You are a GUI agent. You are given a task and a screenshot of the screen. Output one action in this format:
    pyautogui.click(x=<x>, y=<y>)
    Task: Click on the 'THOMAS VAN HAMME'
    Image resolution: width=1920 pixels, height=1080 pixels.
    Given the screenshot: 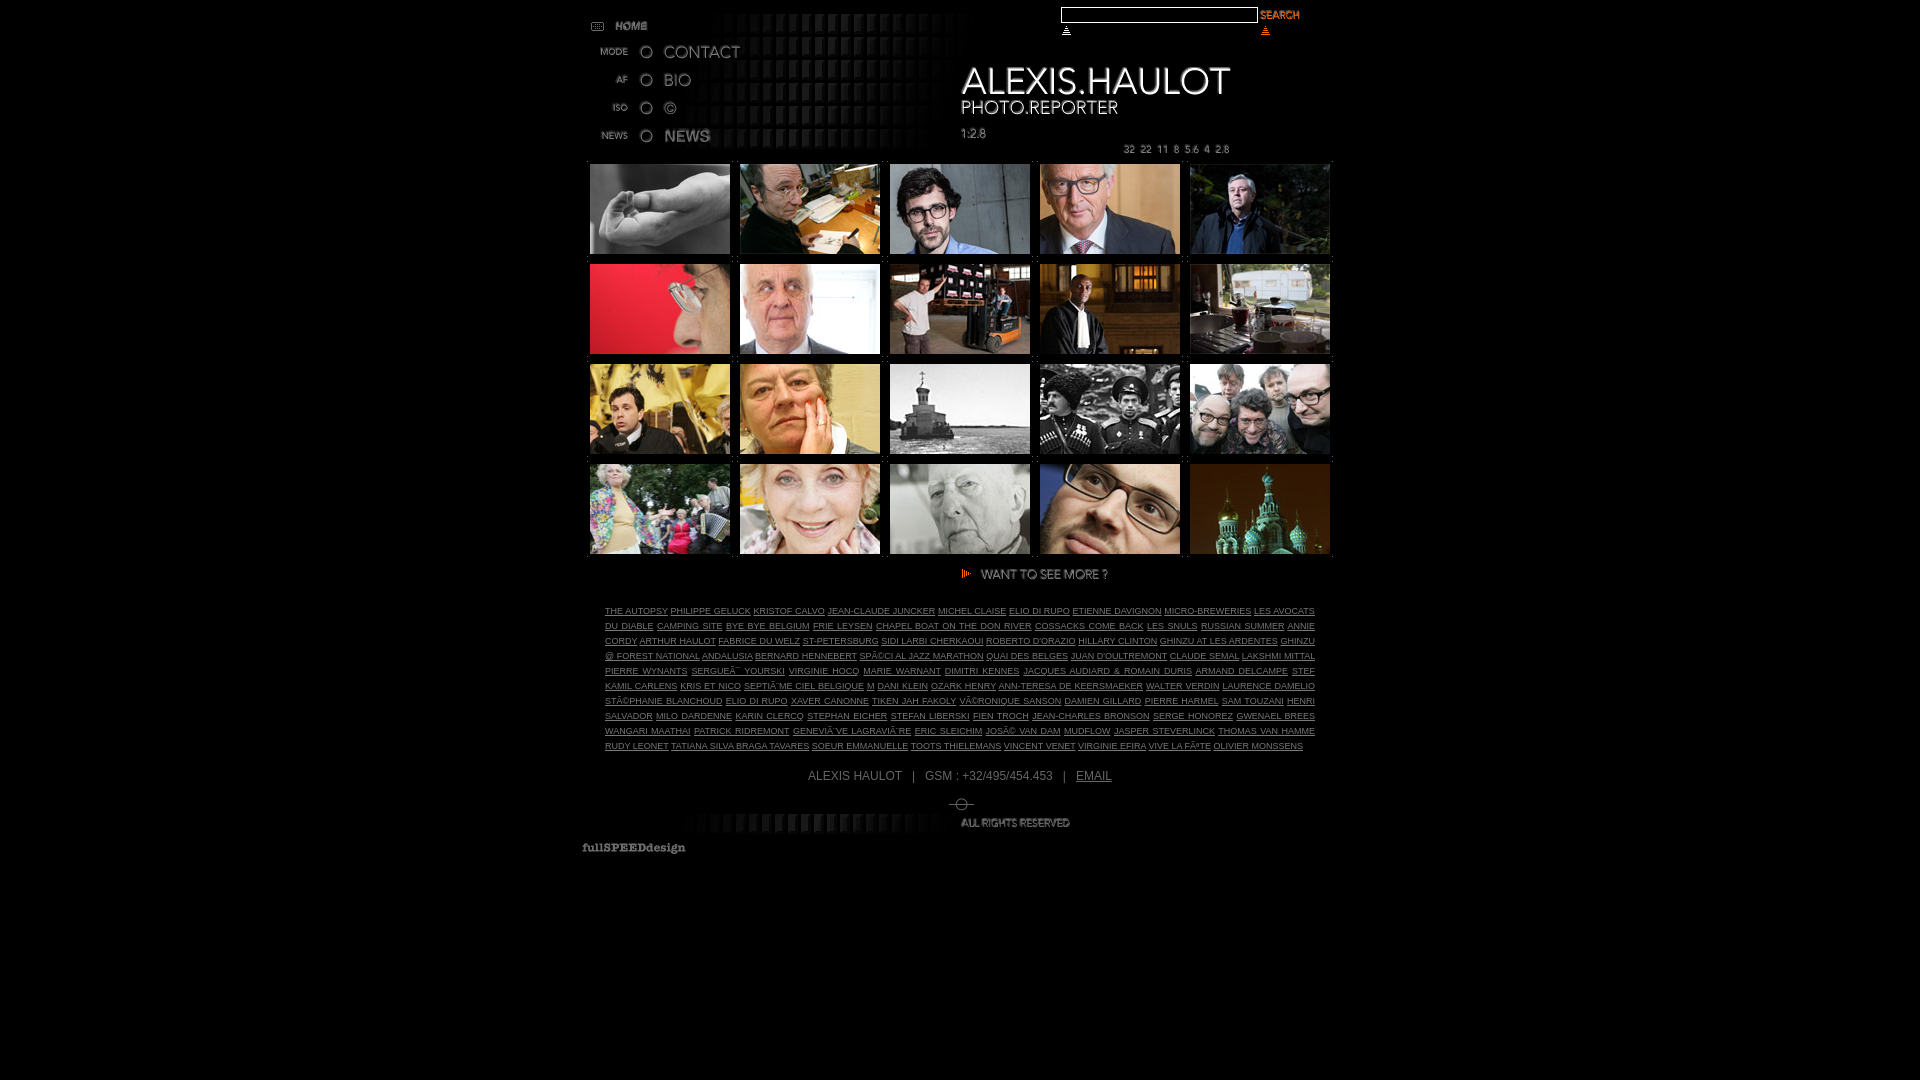 What is the action you would take?
    pyautogui.click(x=1265, y=731)
    